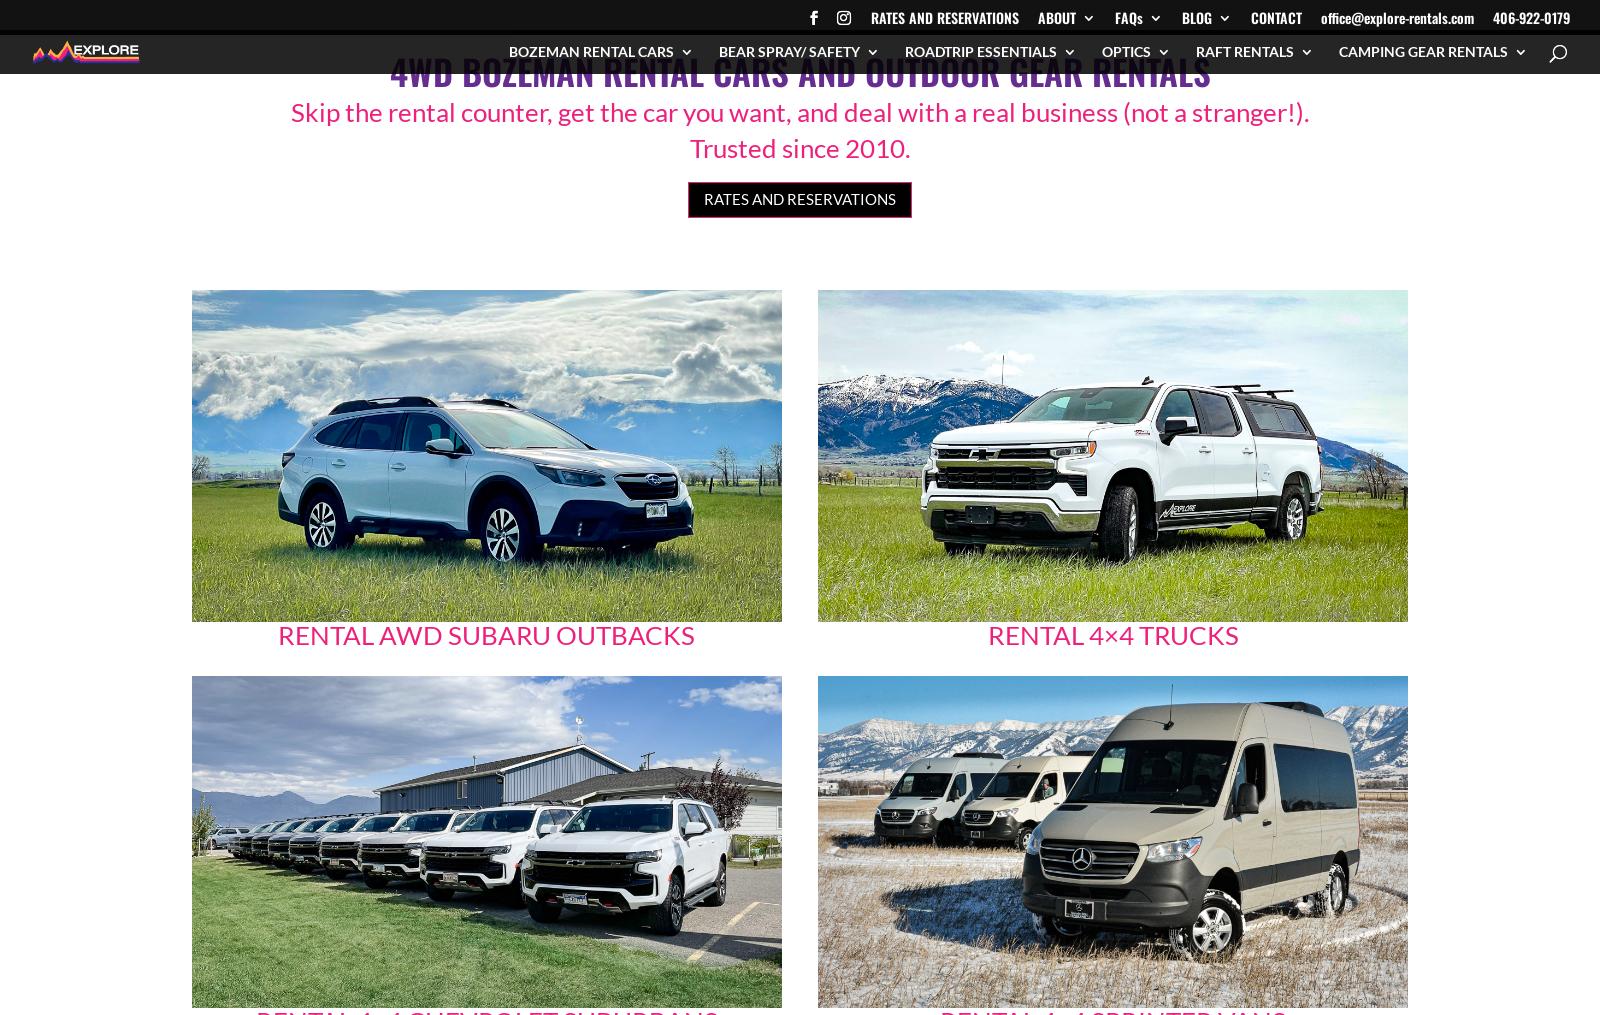  Describe the element at coordinates (1057, 286) in the screenshot. I see `'International Car Renter Insurance FAQs'` at that location.